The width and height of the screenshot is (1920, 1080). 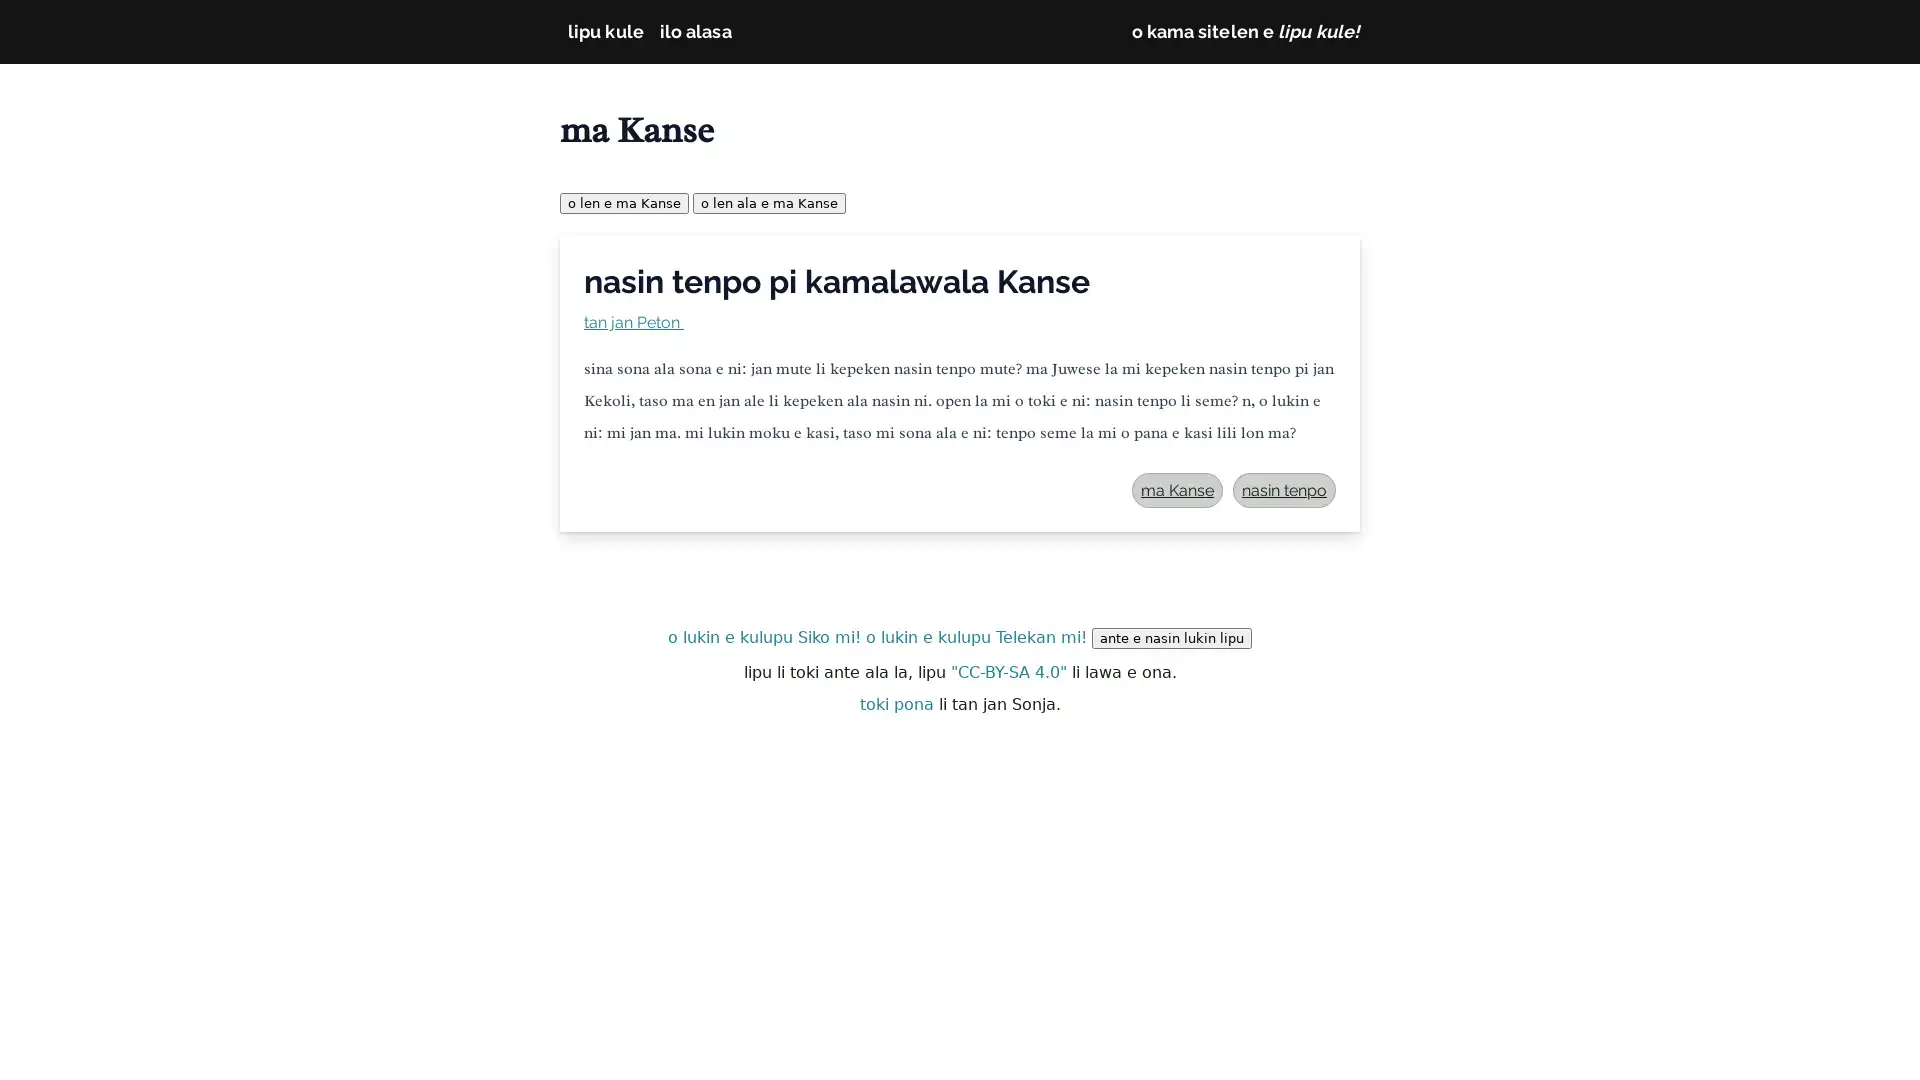 What do you see at coordinates (623, 203) in the screenshot?
I see `o len e ma Kanse` at bounding box center [623, 203].